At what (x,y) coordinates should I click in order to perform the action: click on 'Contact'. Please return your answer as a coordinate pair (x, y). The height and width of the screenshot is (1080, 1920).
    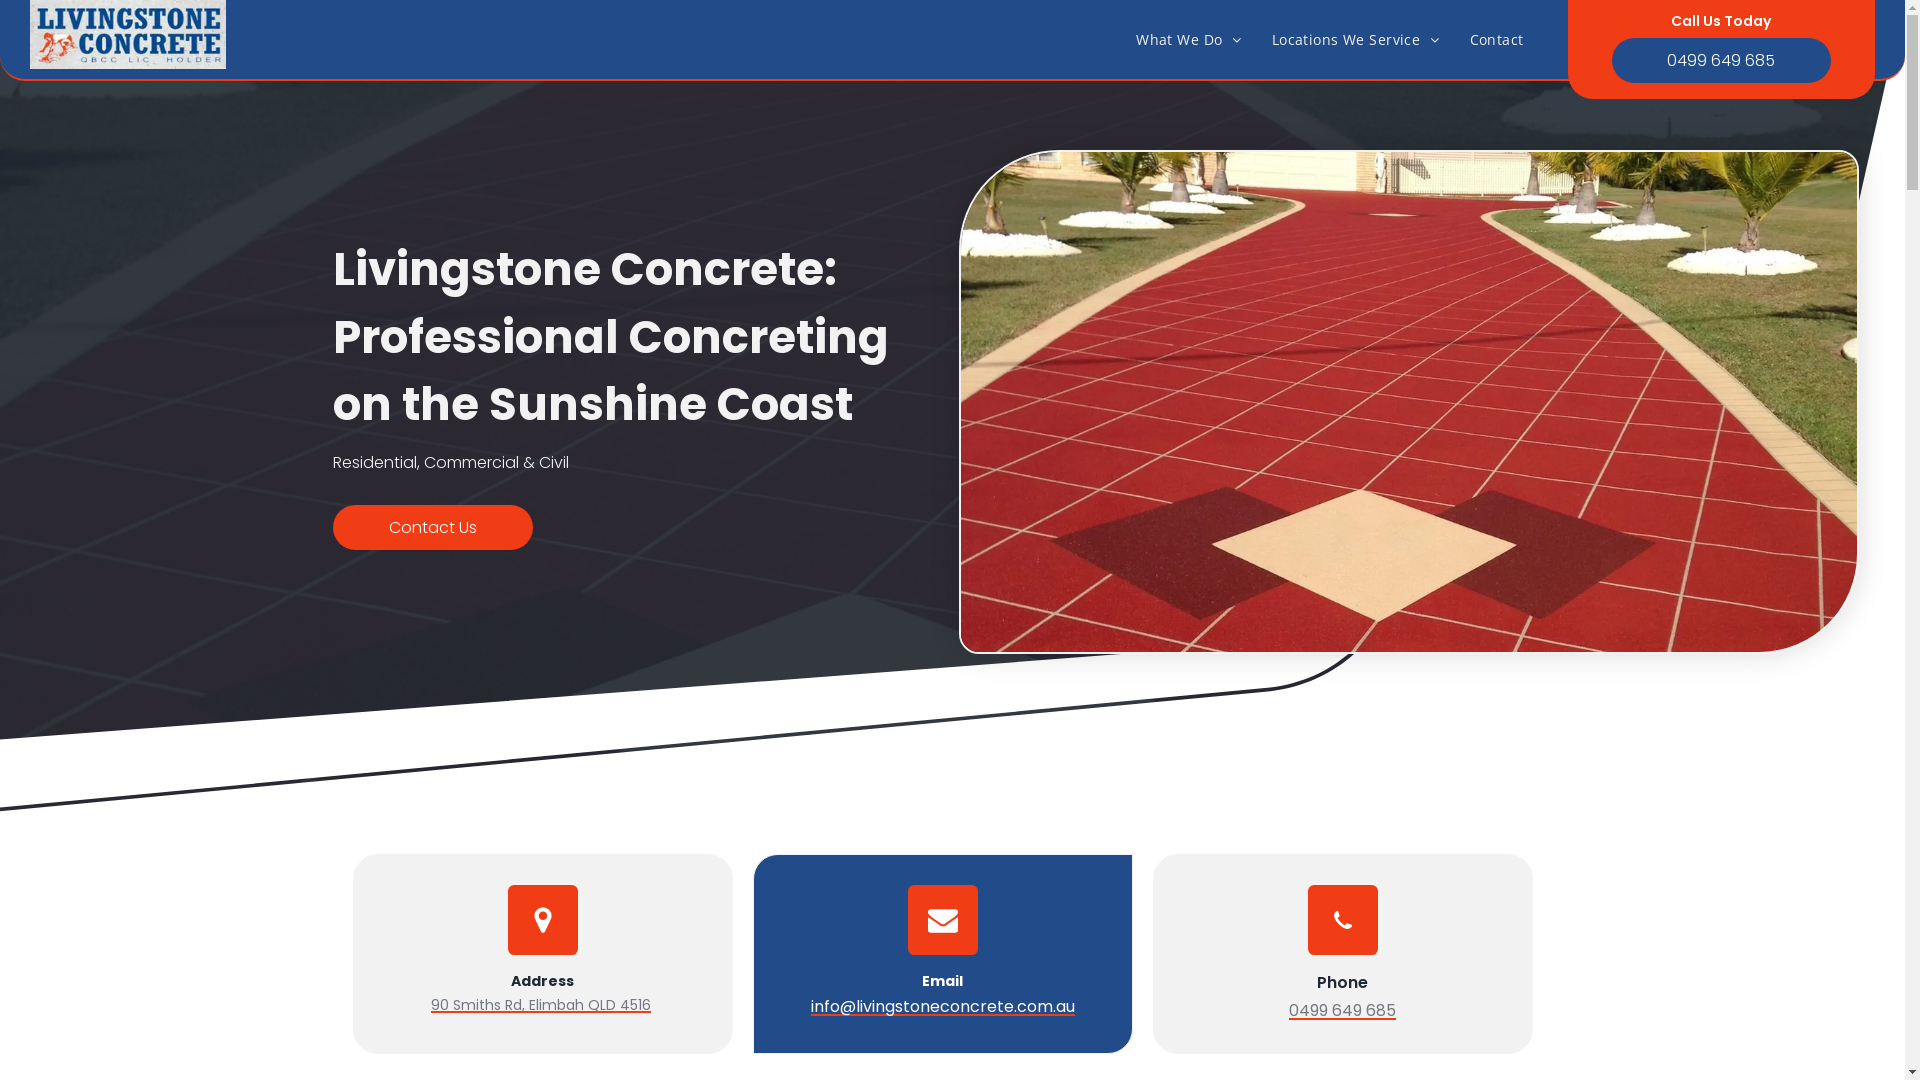
    Looking at the image, I should click on (1497, 39).